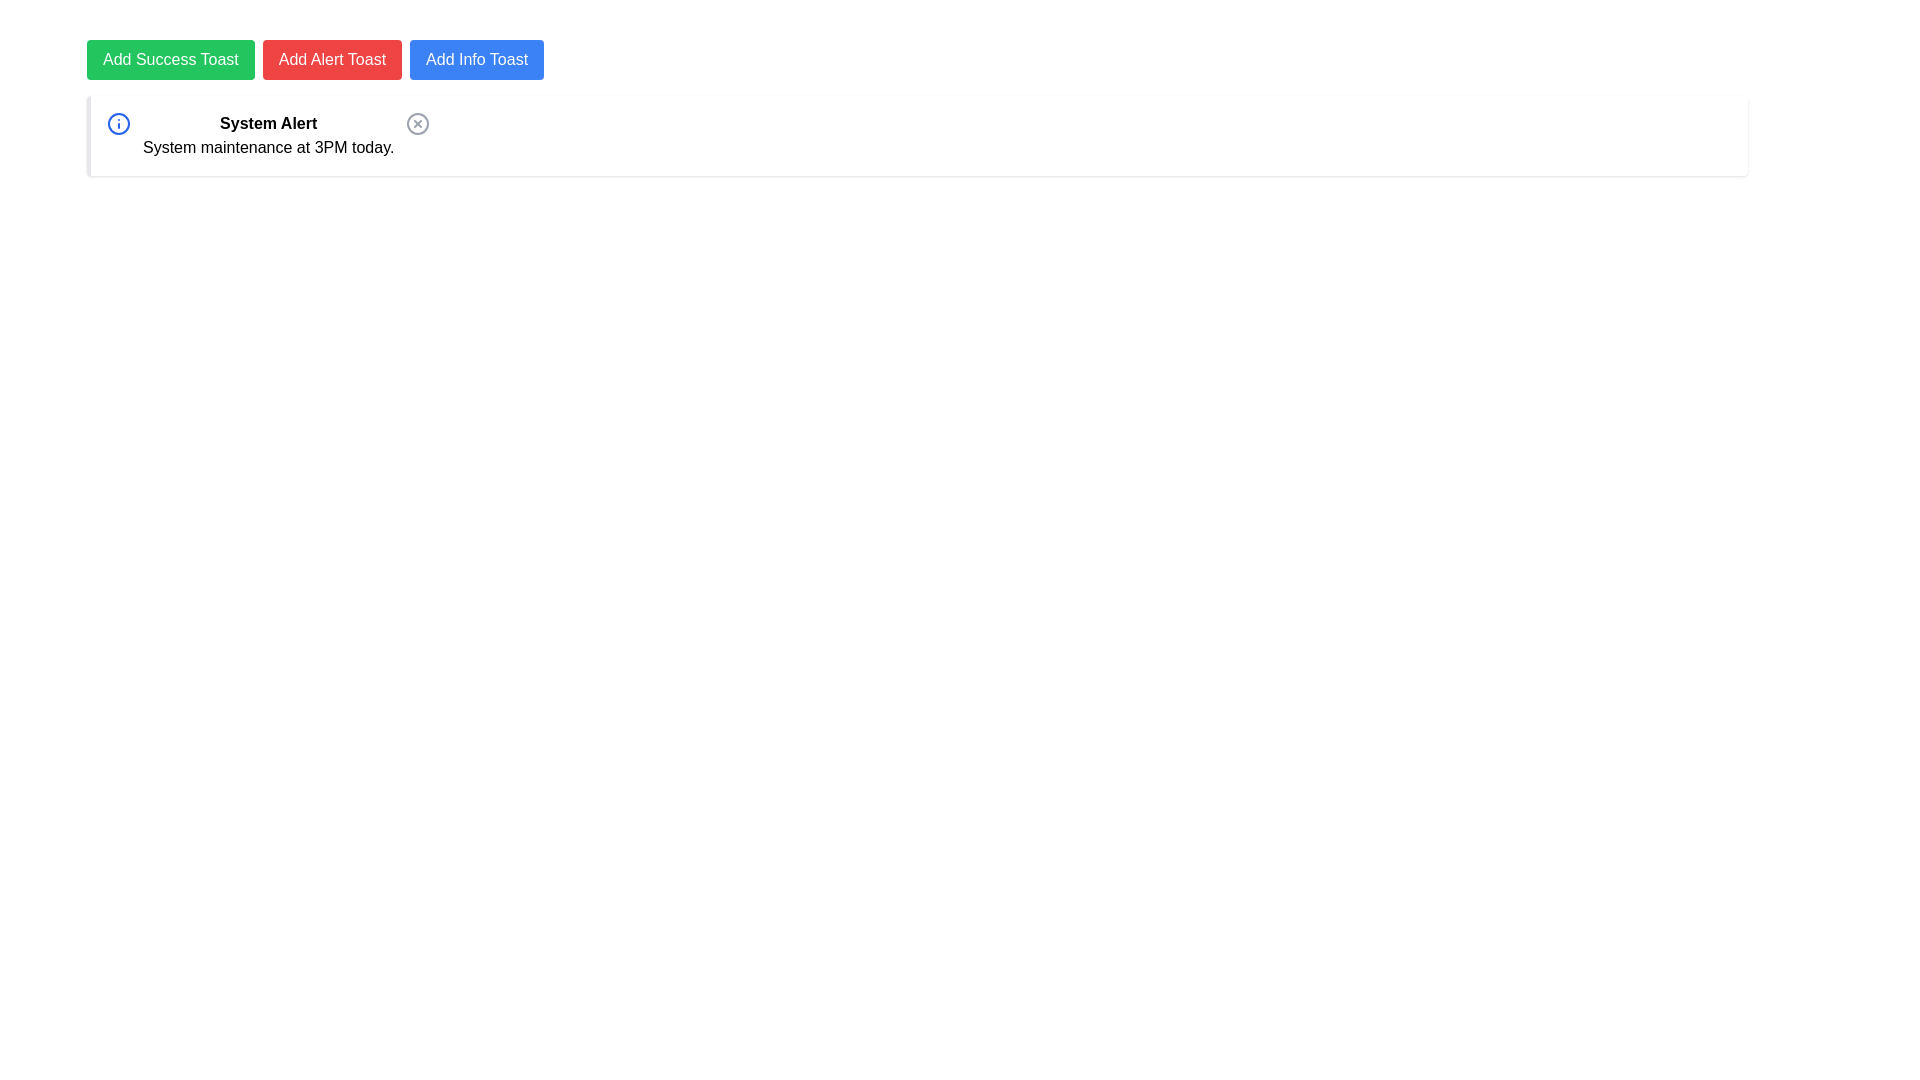 The image size is (1920, 1080). I want to click on the first button in the horizontal sequence, so click(170, 59).